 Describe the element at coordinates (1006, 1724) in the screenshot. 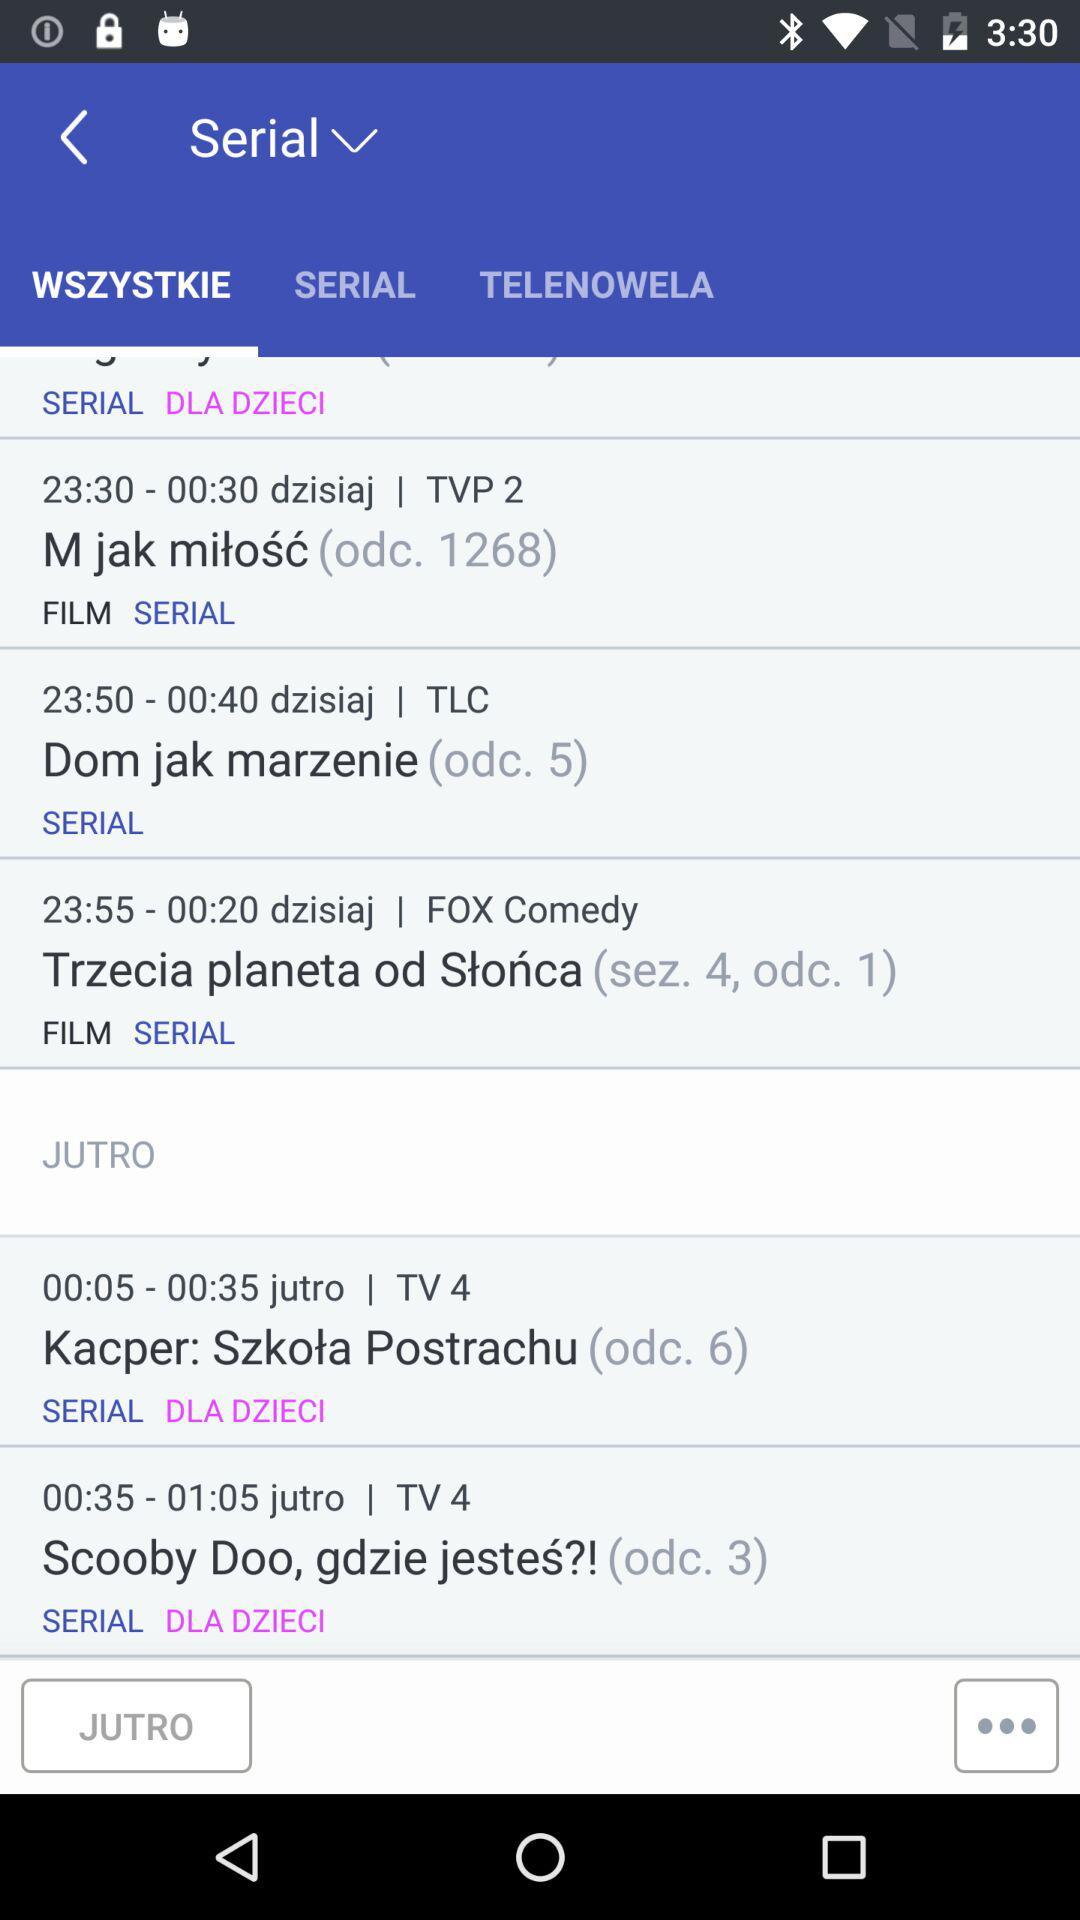

I see `the more icon` at that location.